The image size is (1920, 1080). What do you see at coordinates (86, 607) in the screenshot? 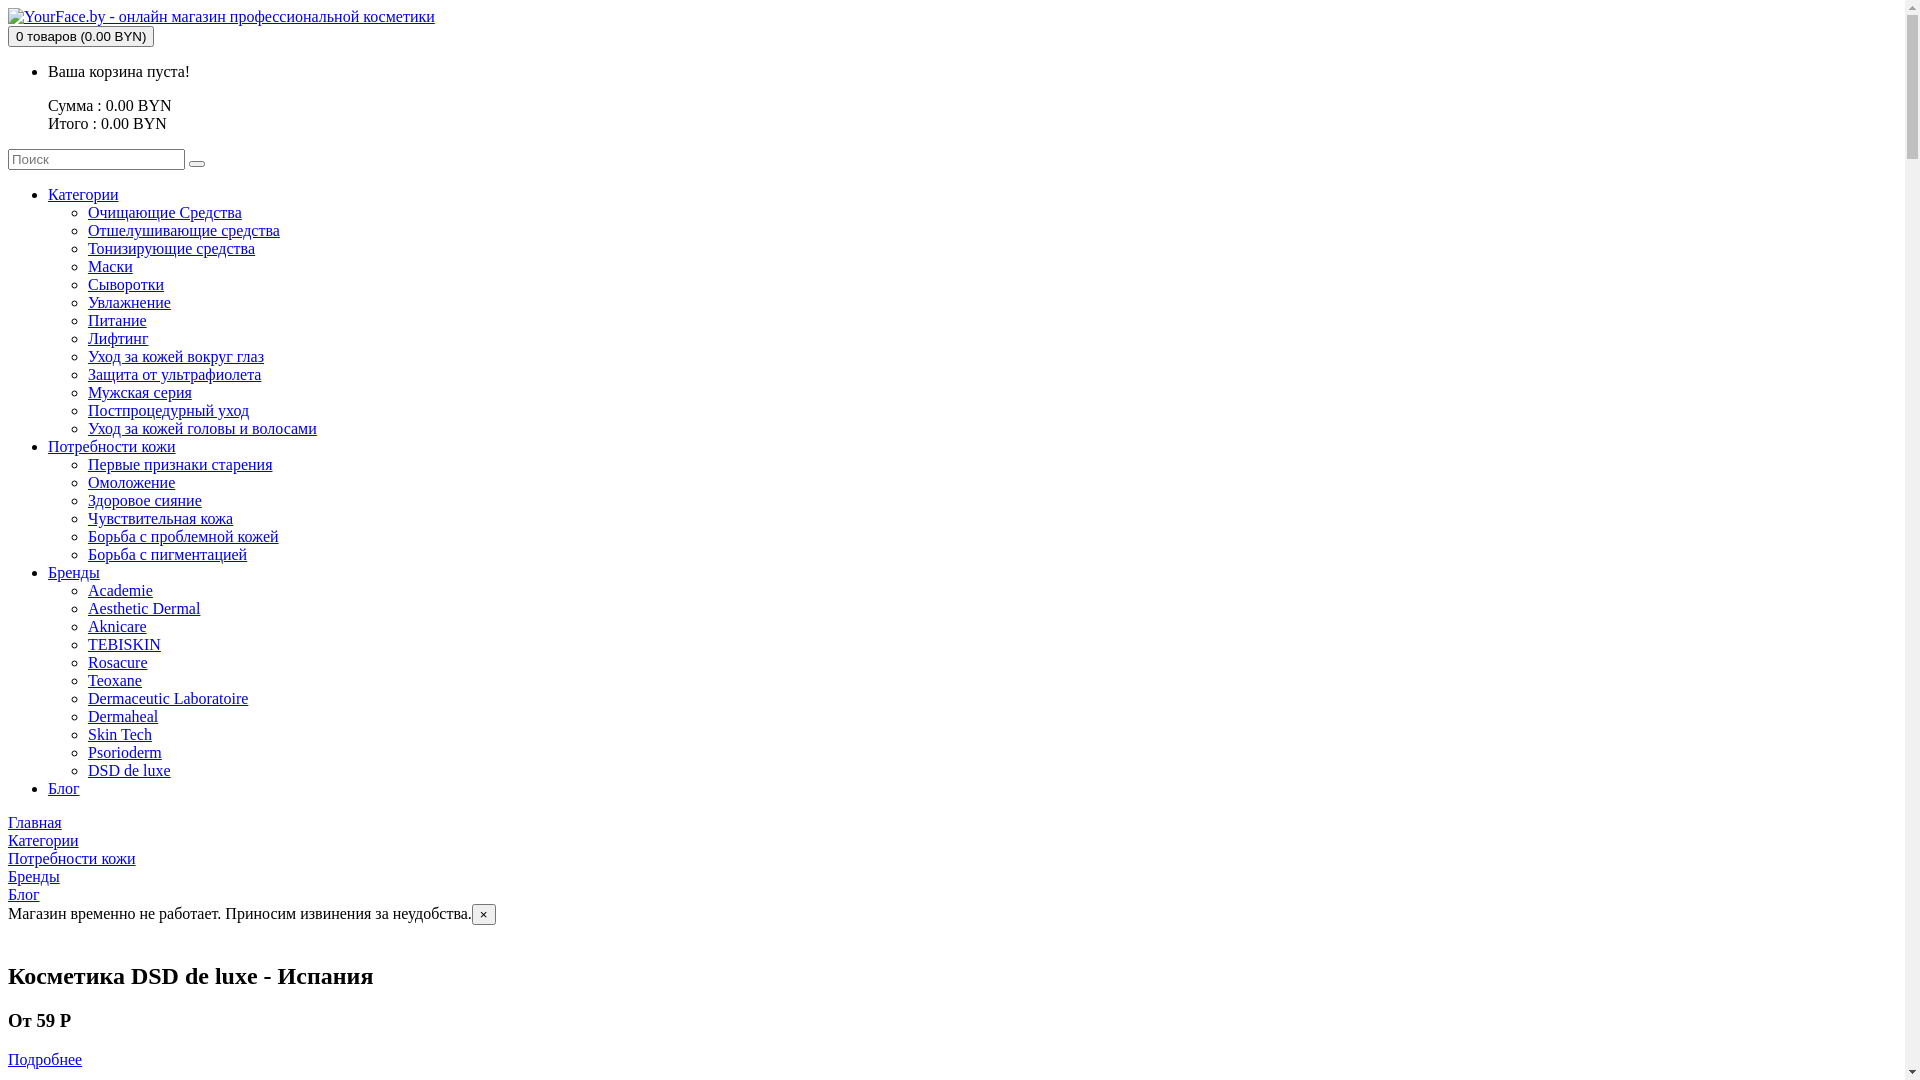
I see `'Aesthetic Dermal'` at bounding box center [86, 607].